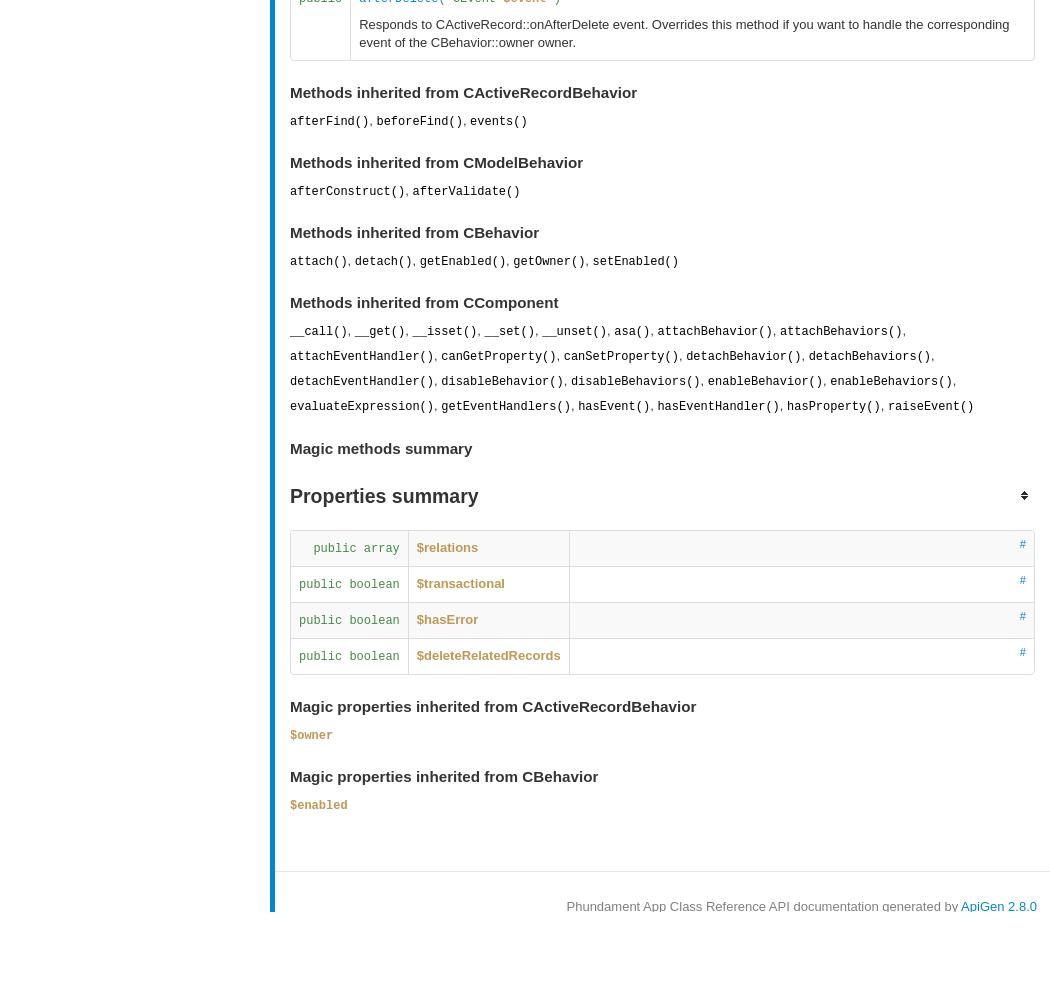  Describe the element at coordinates (311, 734) in the screenshot. I see `'$owner'` at that location.